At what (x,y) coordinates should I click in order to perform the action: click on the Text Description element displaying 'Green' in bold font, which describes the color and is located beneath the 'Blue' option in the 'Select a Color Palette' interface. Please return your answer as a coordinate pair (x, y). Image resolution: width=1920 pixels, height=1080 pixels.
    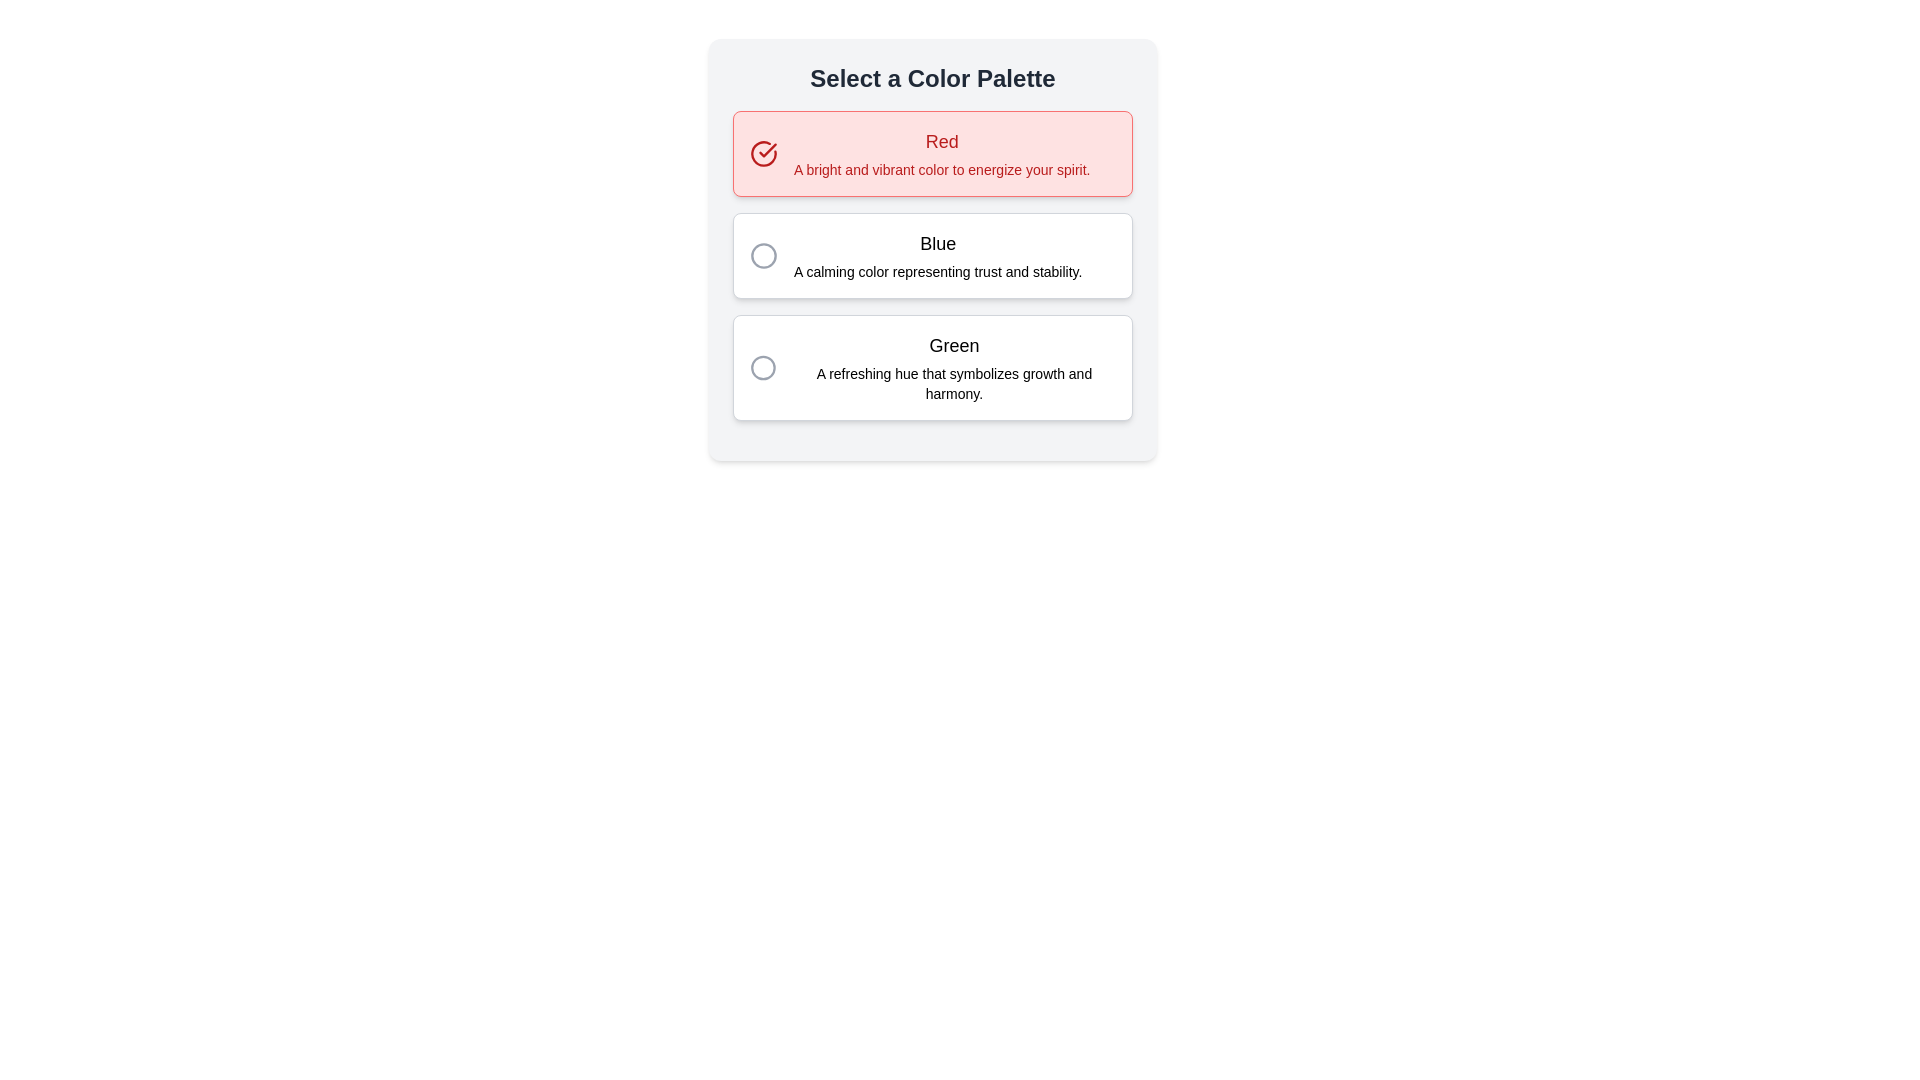
    Looking at the image, I should click on (953, 367).